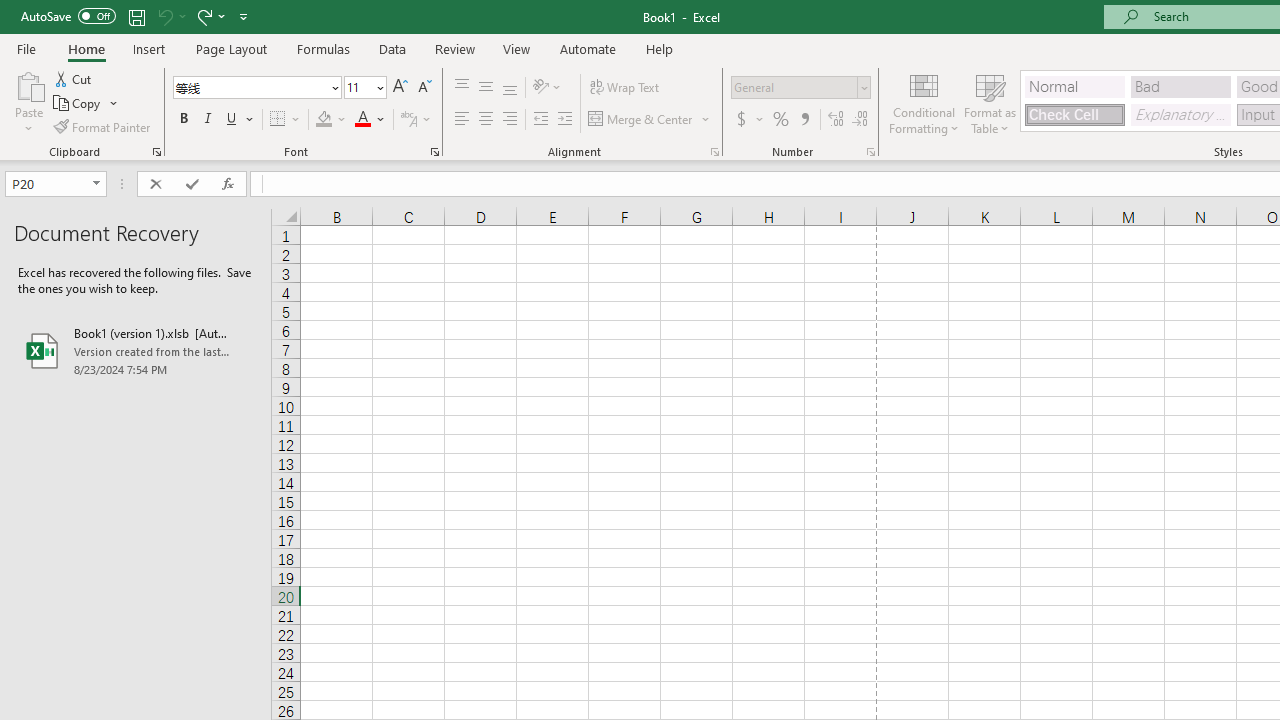  I want to click on 'Cut', so click(74, 78).